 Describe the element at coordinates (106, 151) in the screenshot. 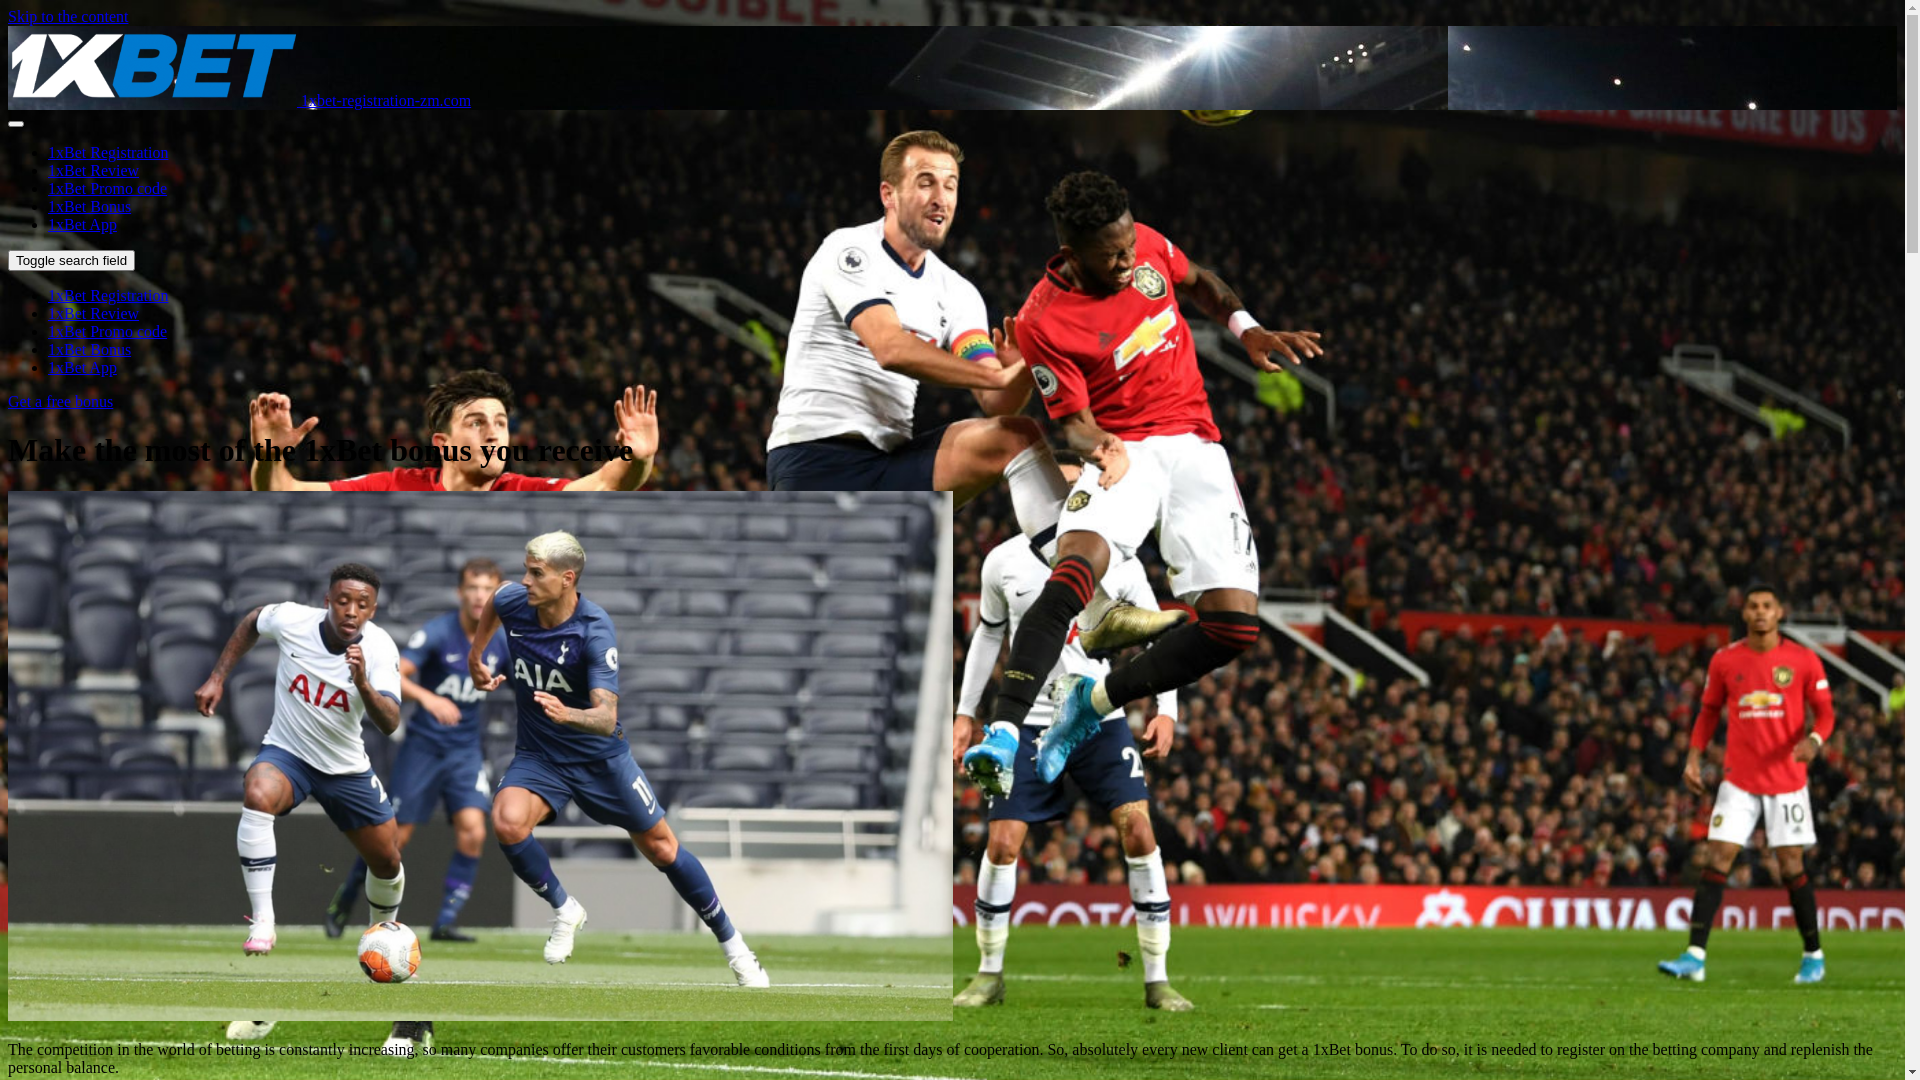

I see `'1xBet Registration'` at that location.